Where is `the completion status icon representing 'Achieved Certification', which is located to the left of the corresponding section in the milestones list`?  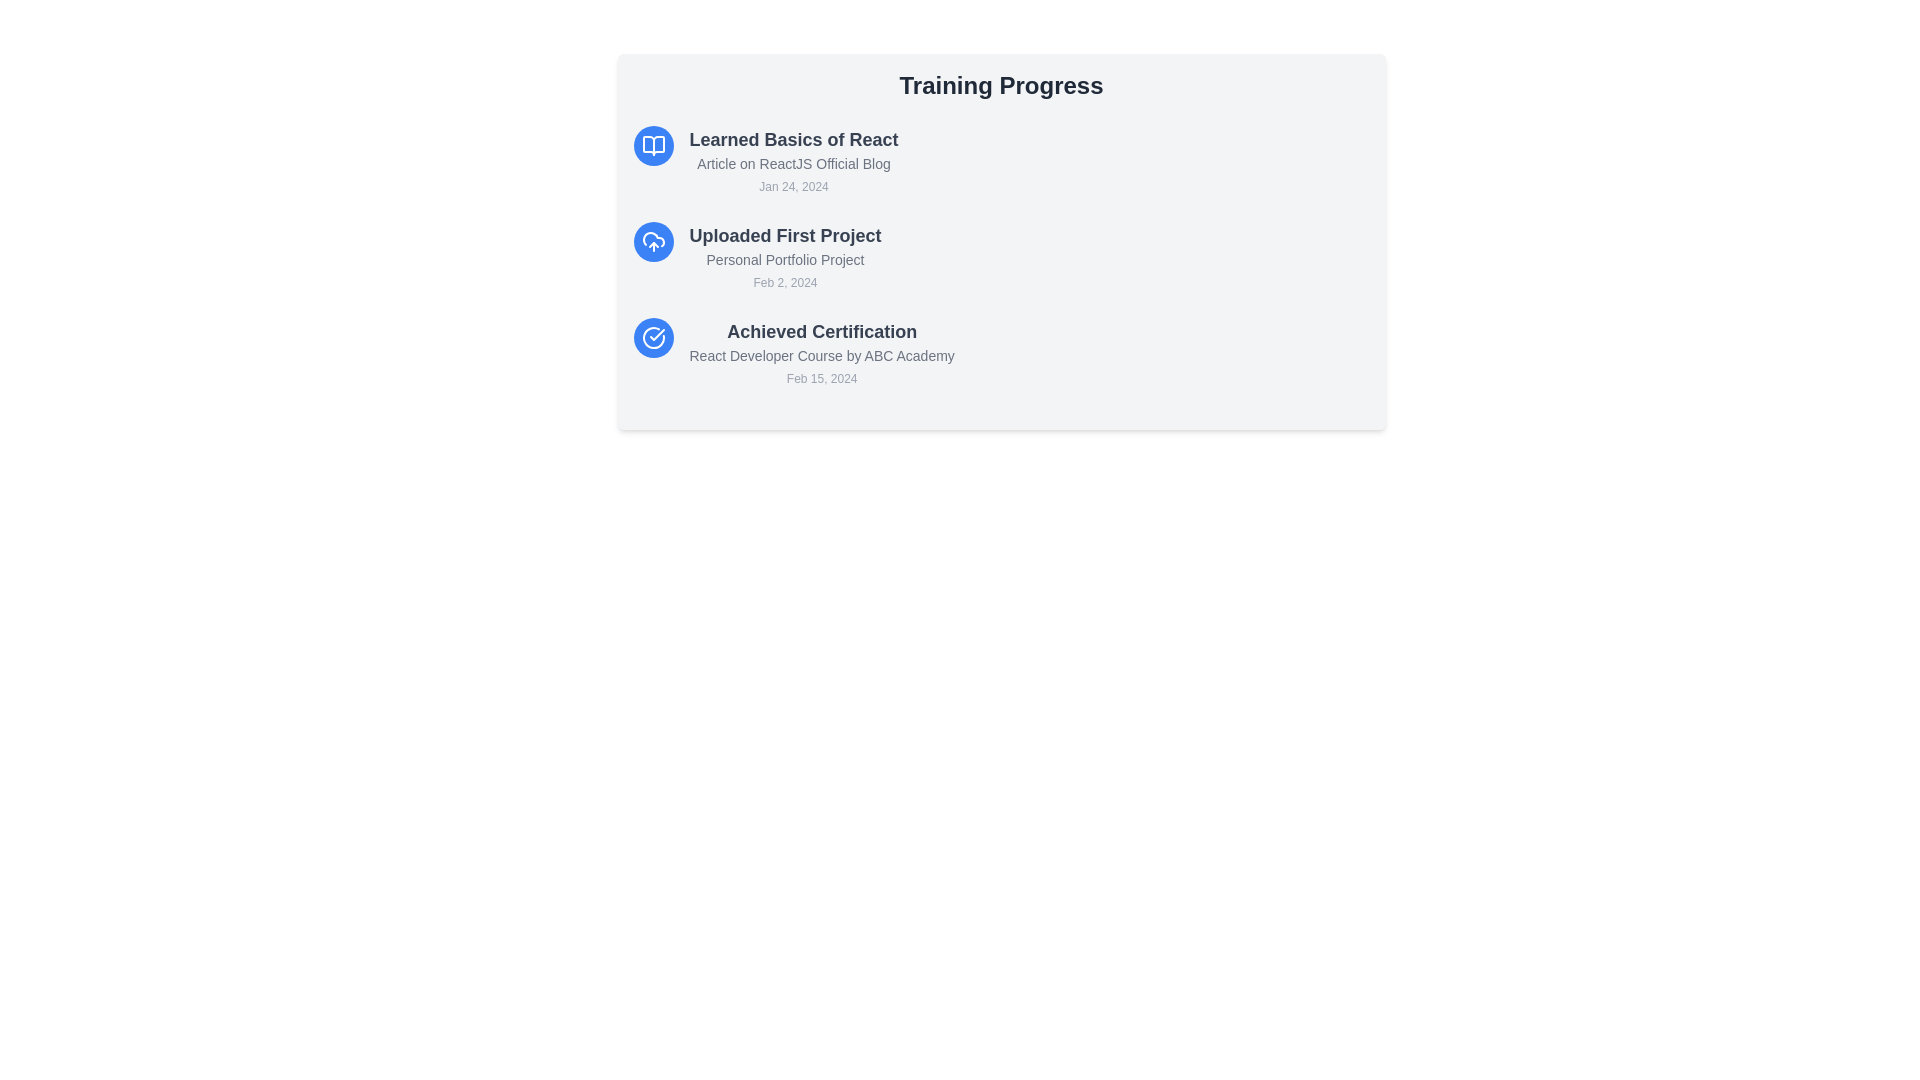
the completion status icon representing 'Achieved Certification', which is located to the left of the corresponding section in the milestones list is located at coordinates (653, 337).